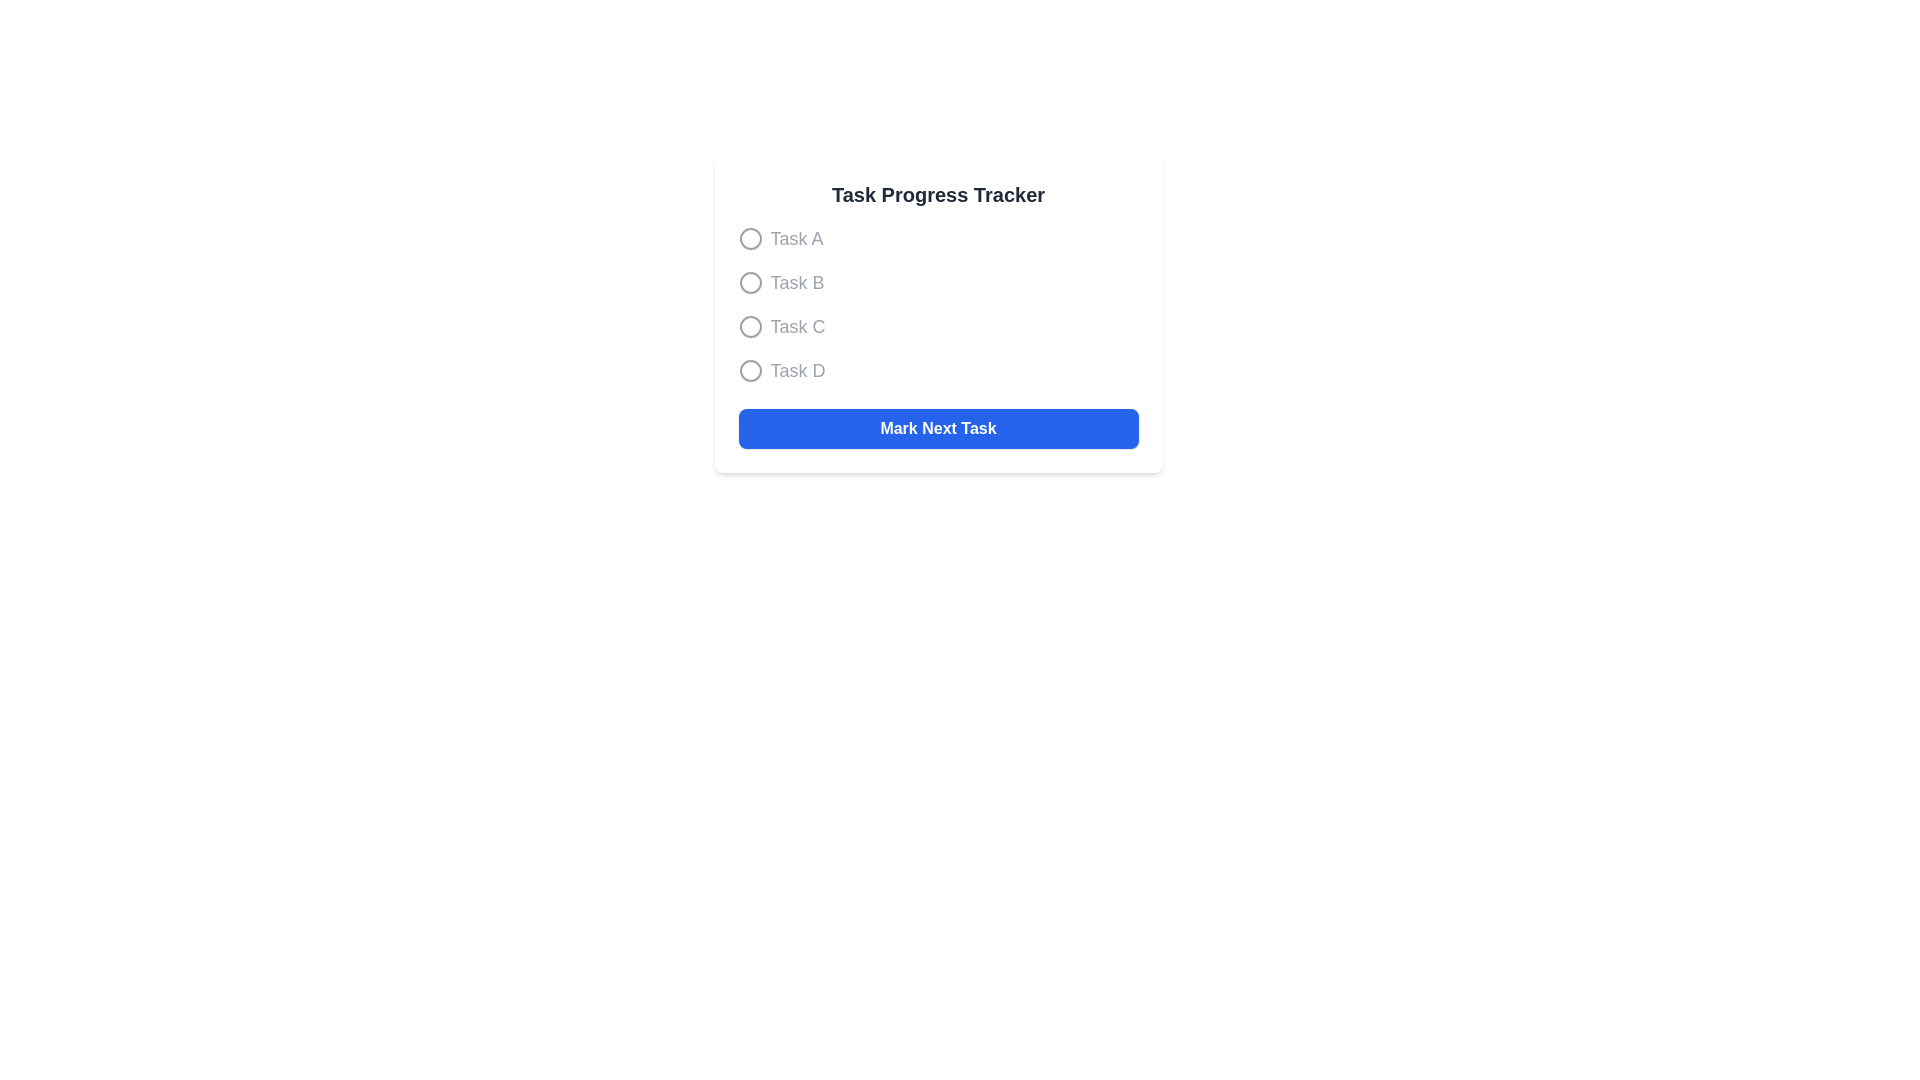 The image size is (1920, 1080). I want to click on the Text Label that serves as the header for the module, located at the top of the white card element, so click(937, 195).